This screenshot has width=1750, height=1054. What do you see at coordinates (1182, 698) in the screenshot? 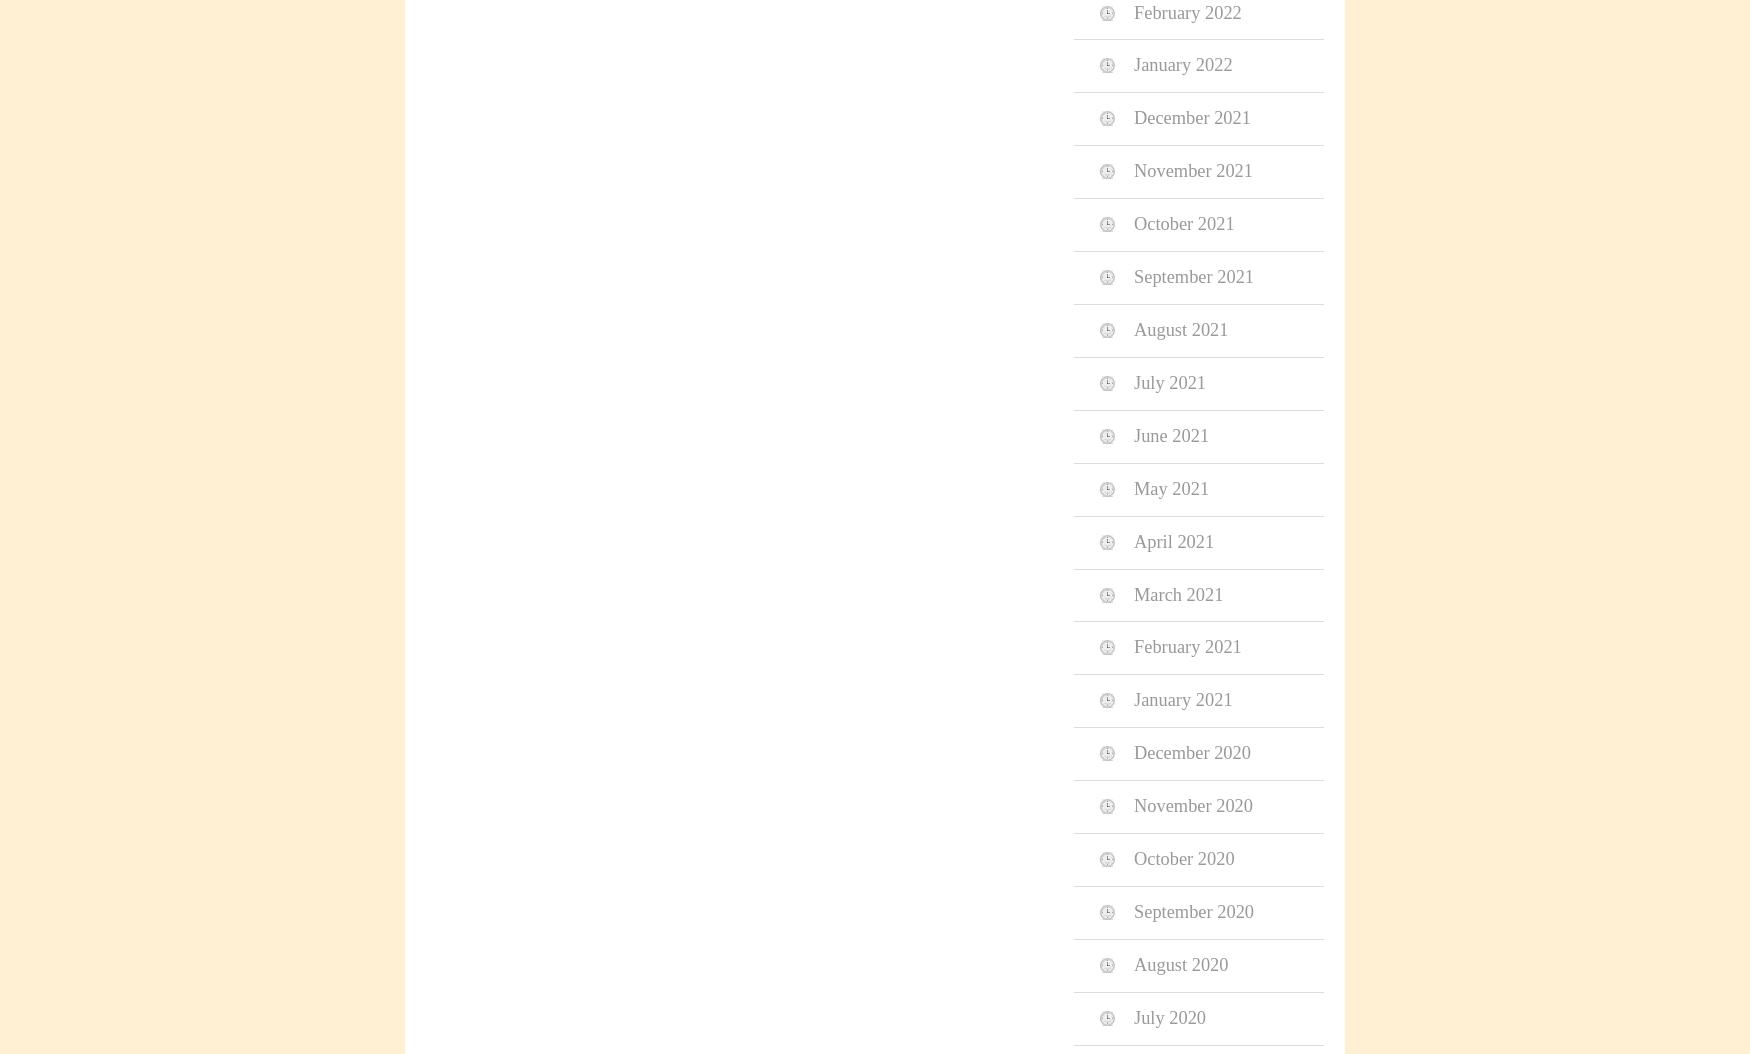
I see `'January 2021'` at bounding box center [1182, 698].